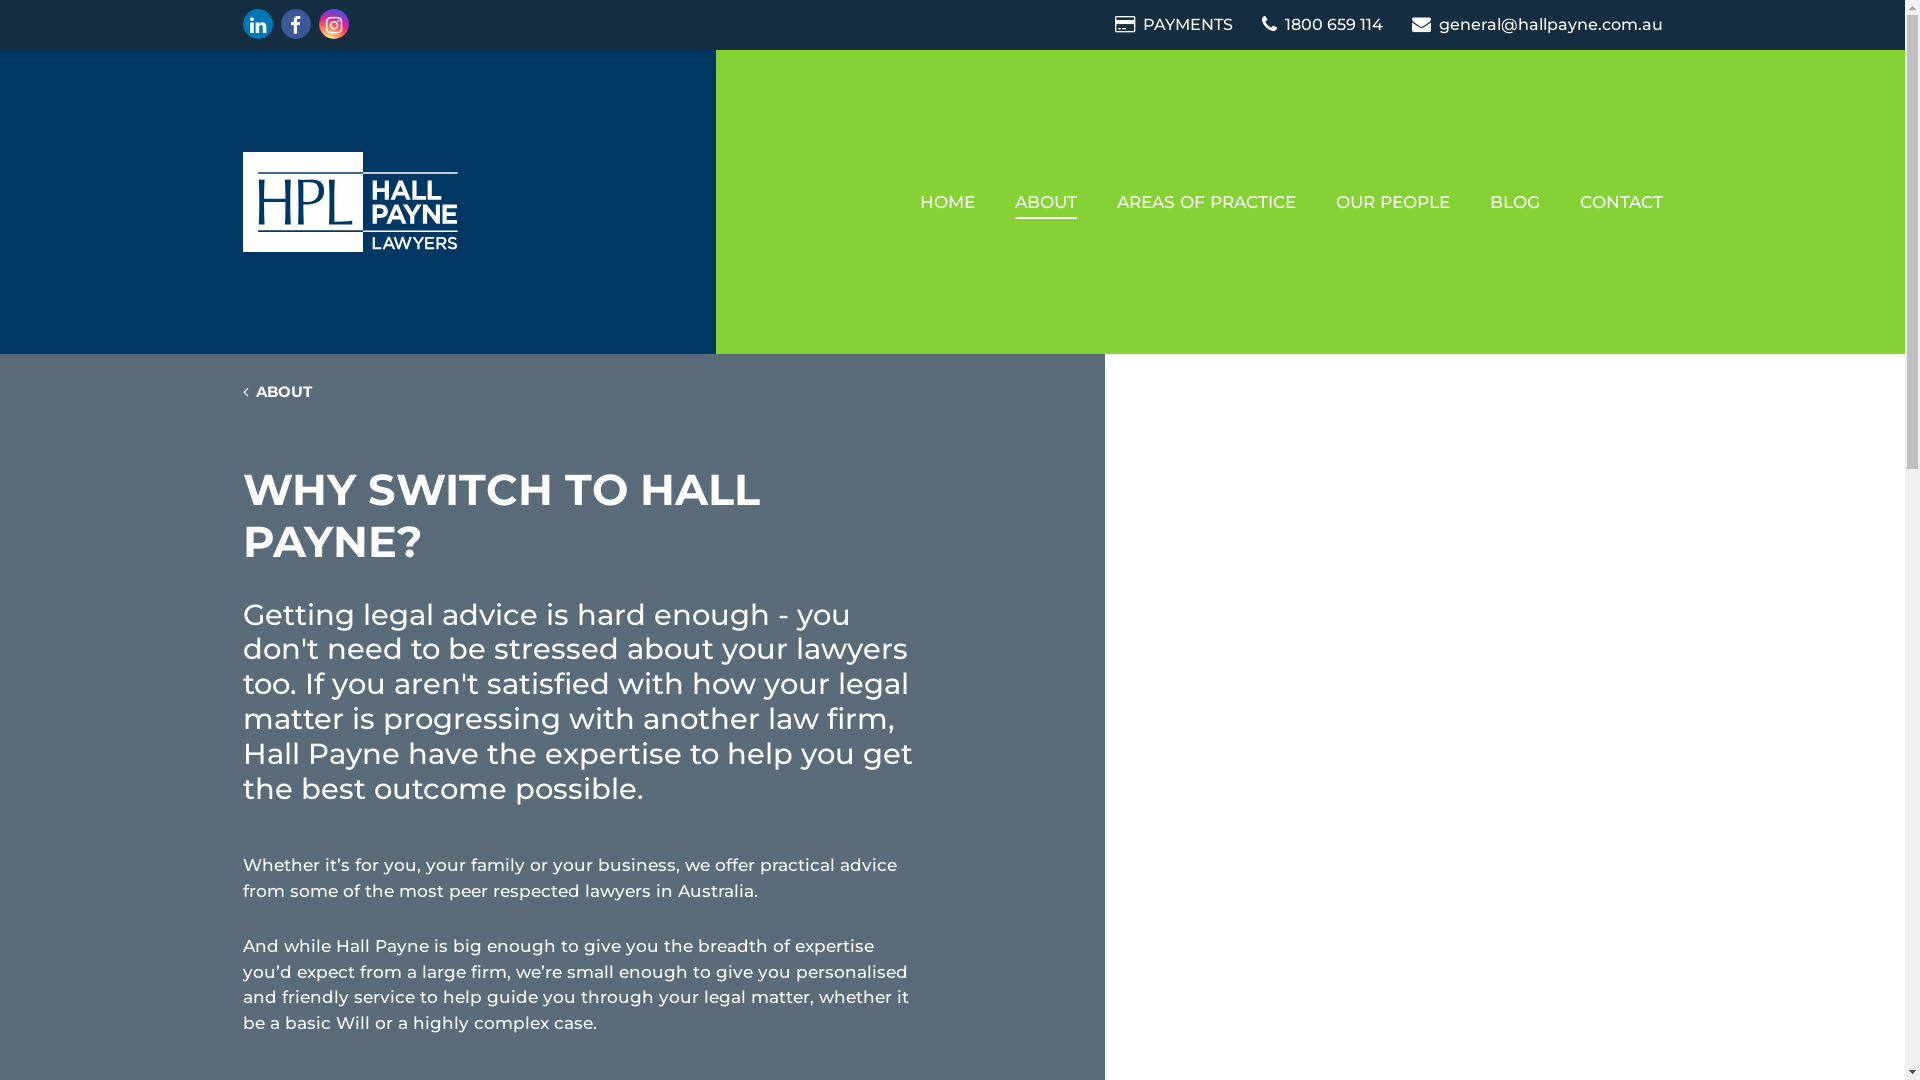  I want to click on '  1800 659 114', so click(1324, 24).